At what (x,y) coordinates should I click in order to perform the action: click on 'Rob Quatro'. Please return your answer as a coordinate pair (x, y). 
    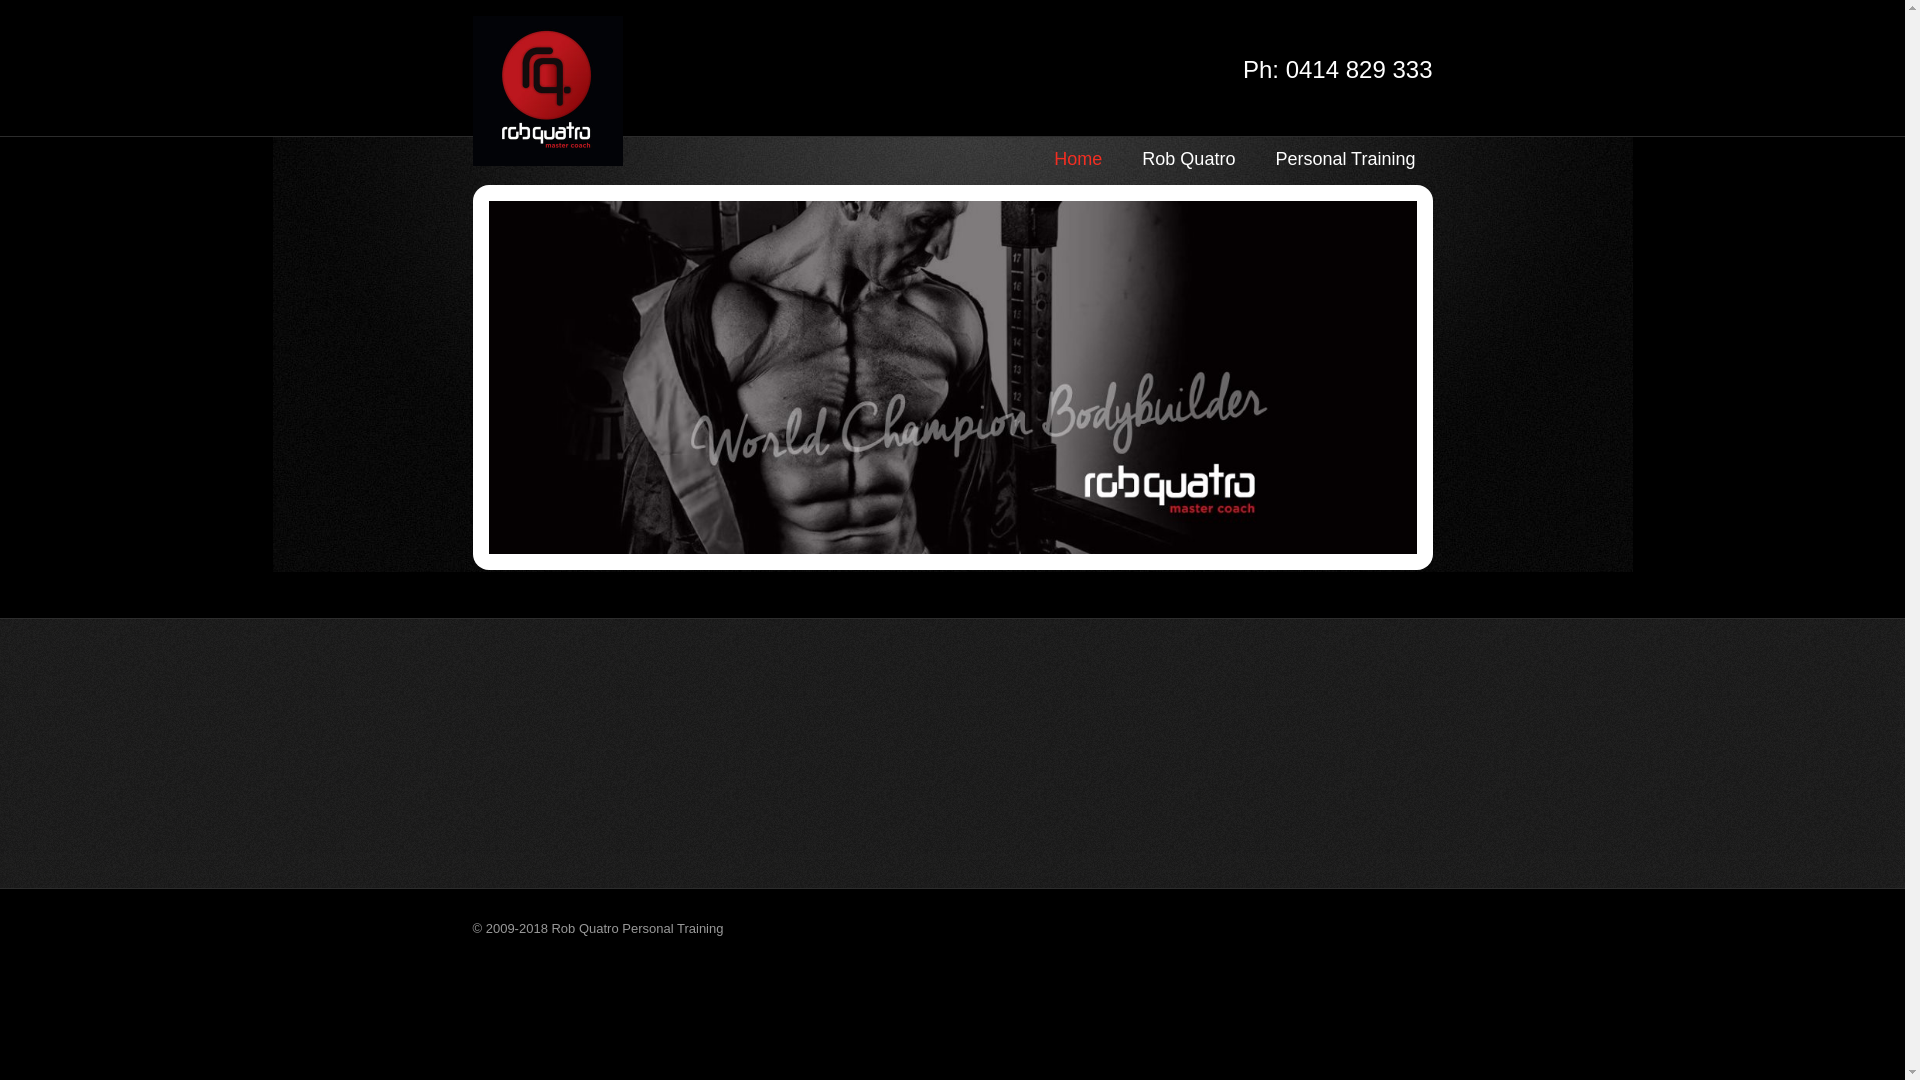
    Looking at the image, I should click on (1132, 158).